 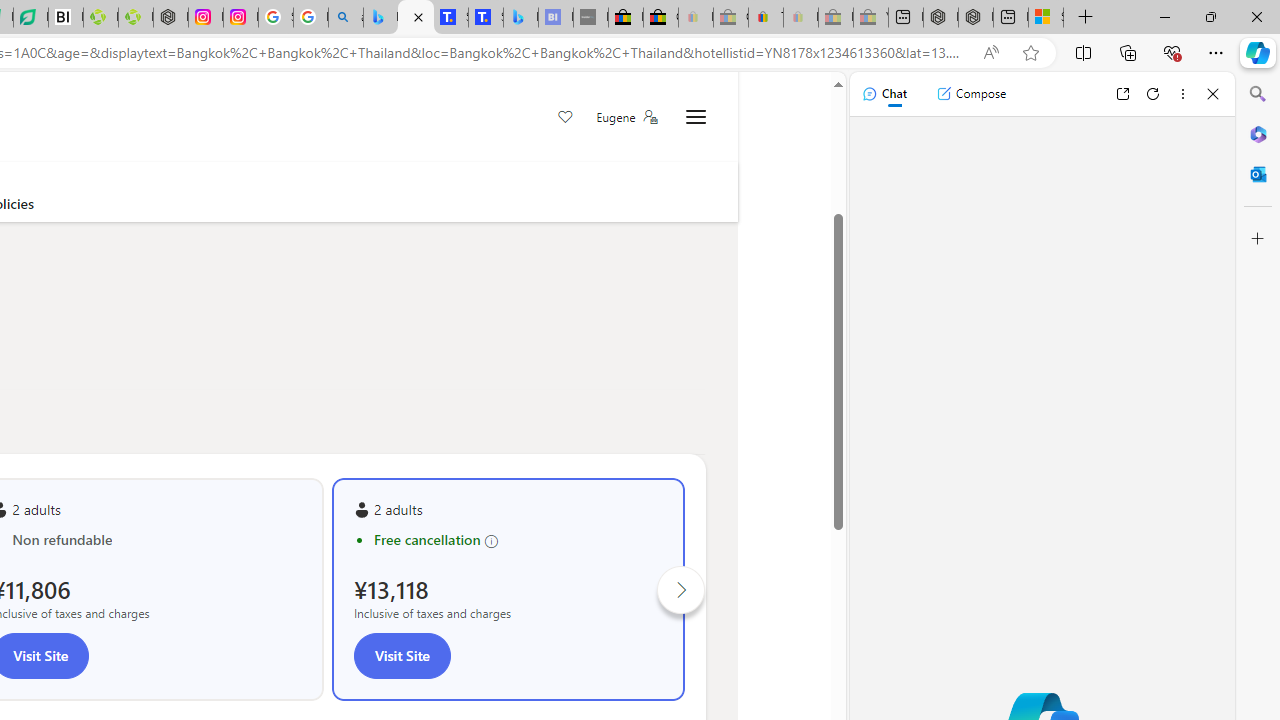 What do you see at coordinates (135, 17) in the screenshot?
I see `'Descarga Driver Updater'` at bounding box center [135, 17].